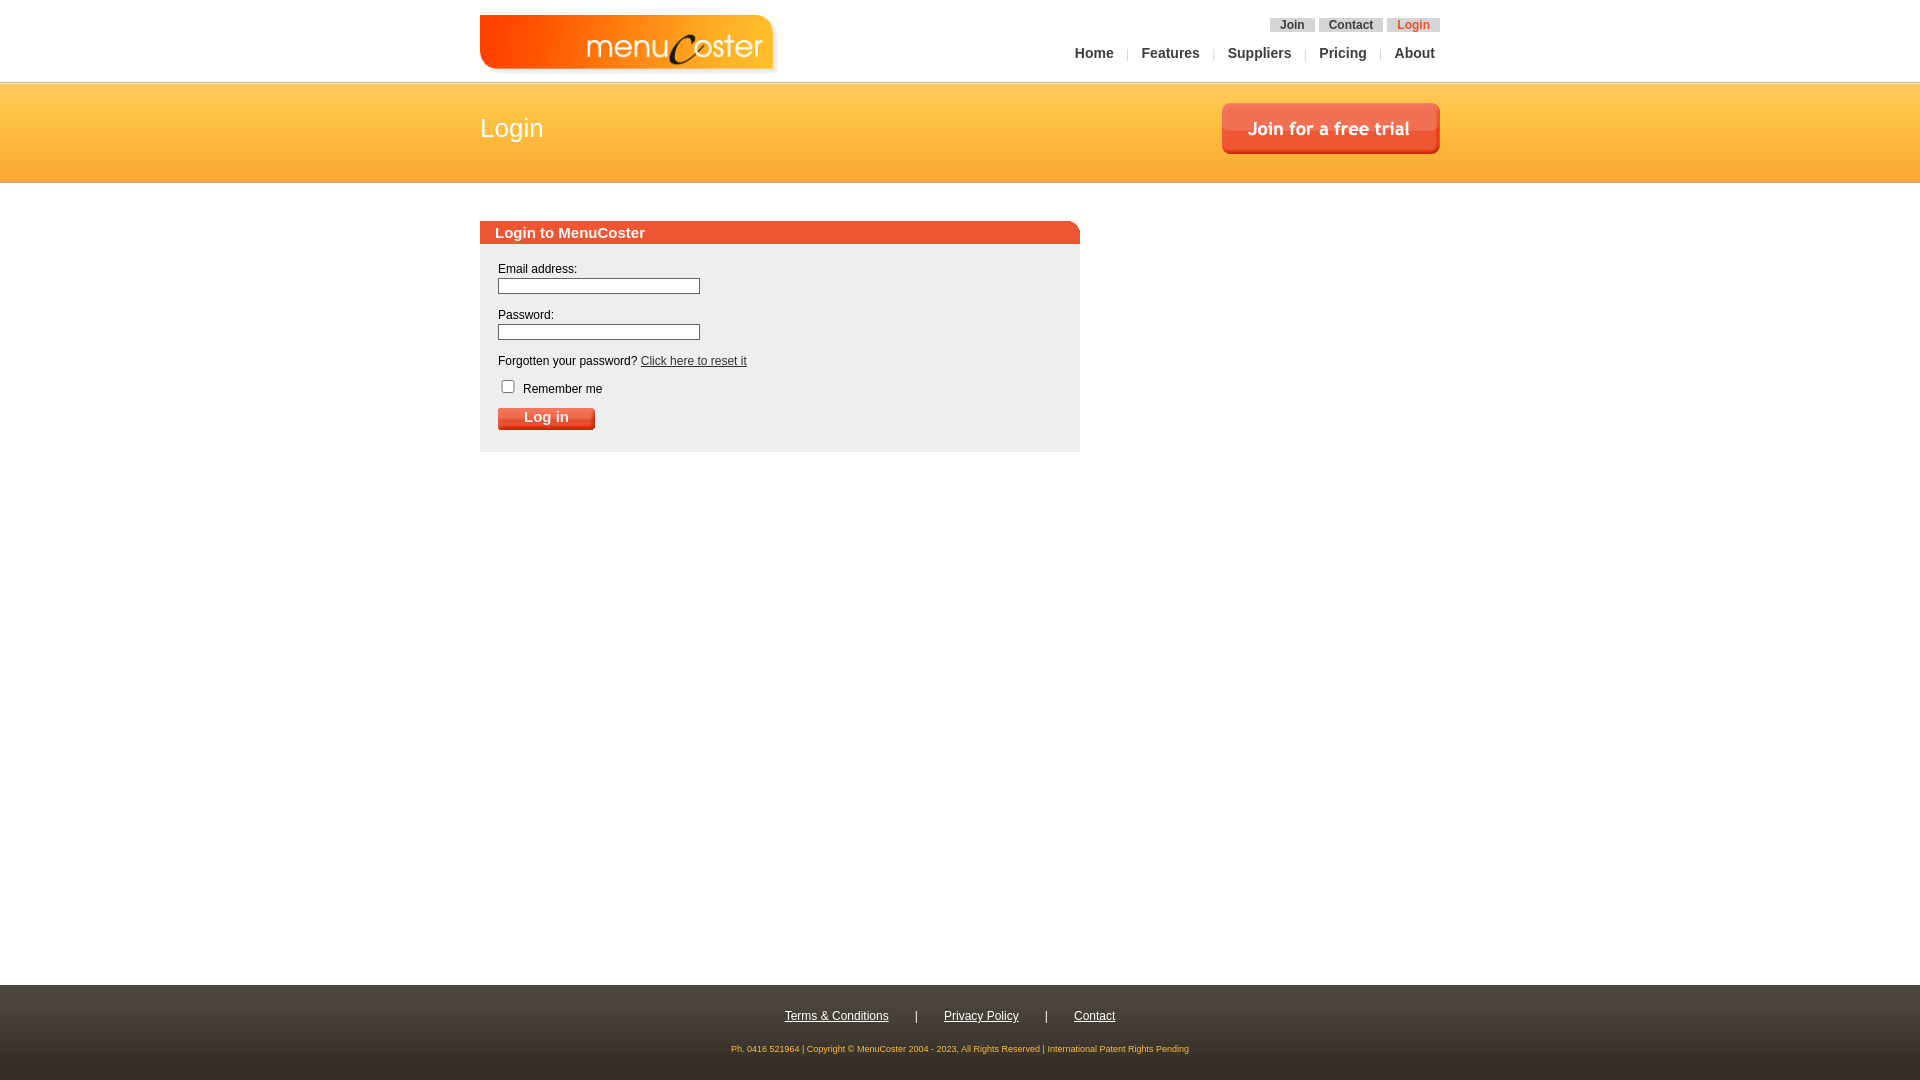 This screenshot has height=1080, width=1920. Describe the element at coordinates (1394, 52) in the screenshot. I see `'About'` at that location.